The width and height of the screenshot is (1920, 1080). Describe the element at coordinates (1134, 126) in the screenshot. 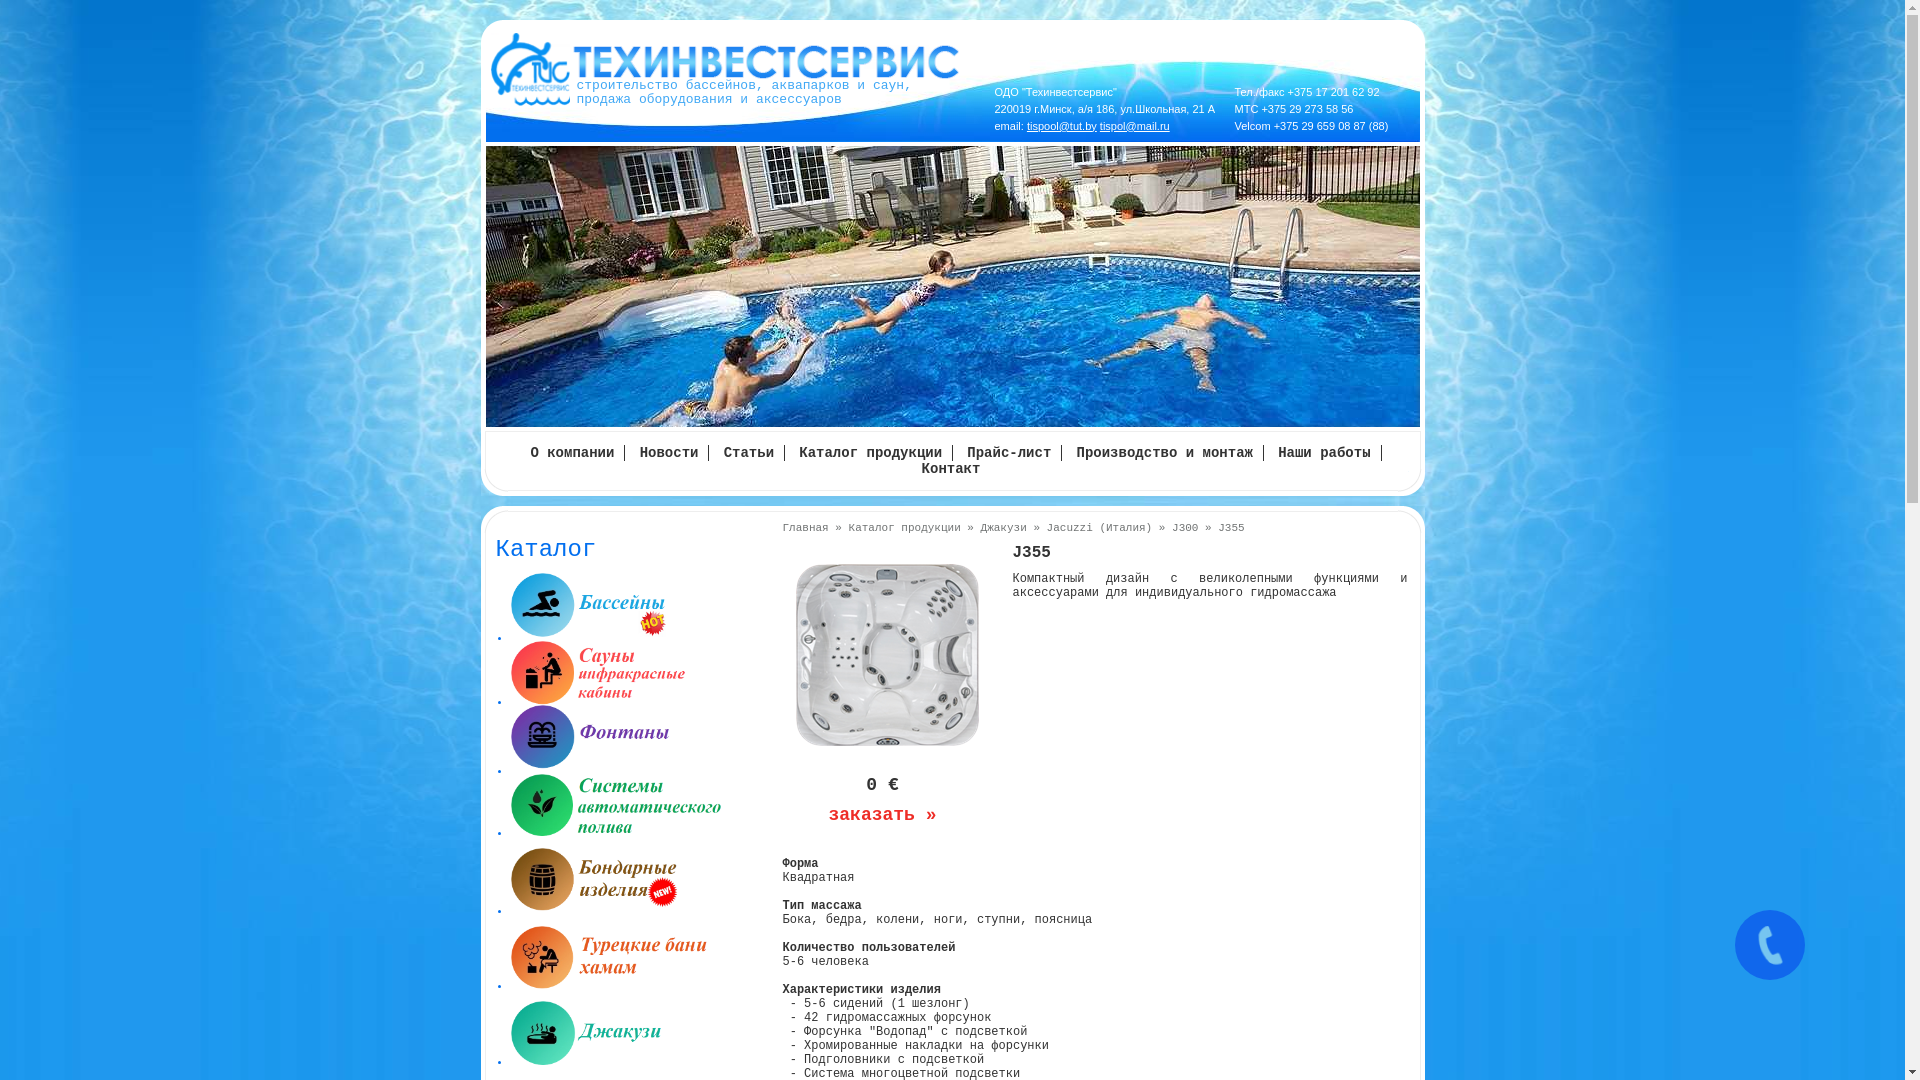

I see `'tispol@mail.ru'` at that location.